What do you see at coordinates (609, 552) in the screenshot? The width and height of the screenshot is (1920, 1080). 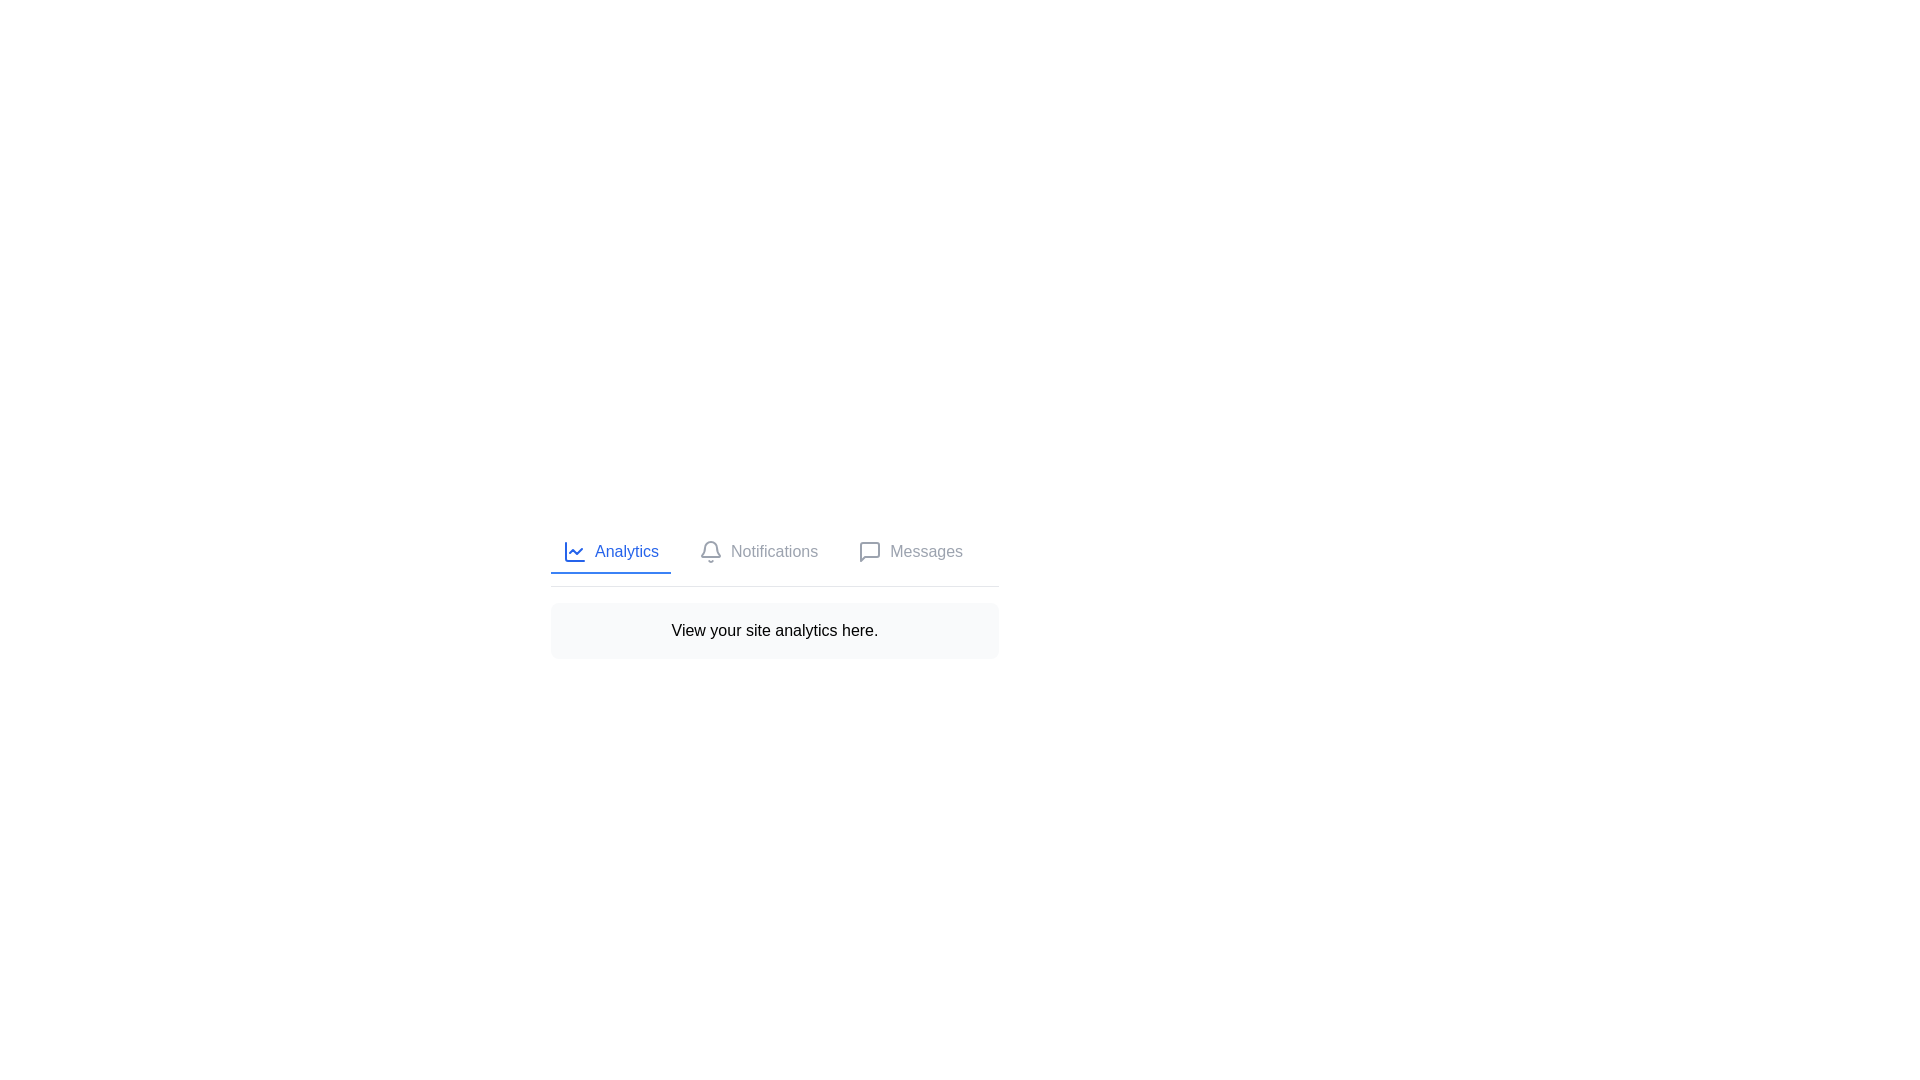 I see `the Analytics tab by clicking on its button` at bounding box center [609, 552].